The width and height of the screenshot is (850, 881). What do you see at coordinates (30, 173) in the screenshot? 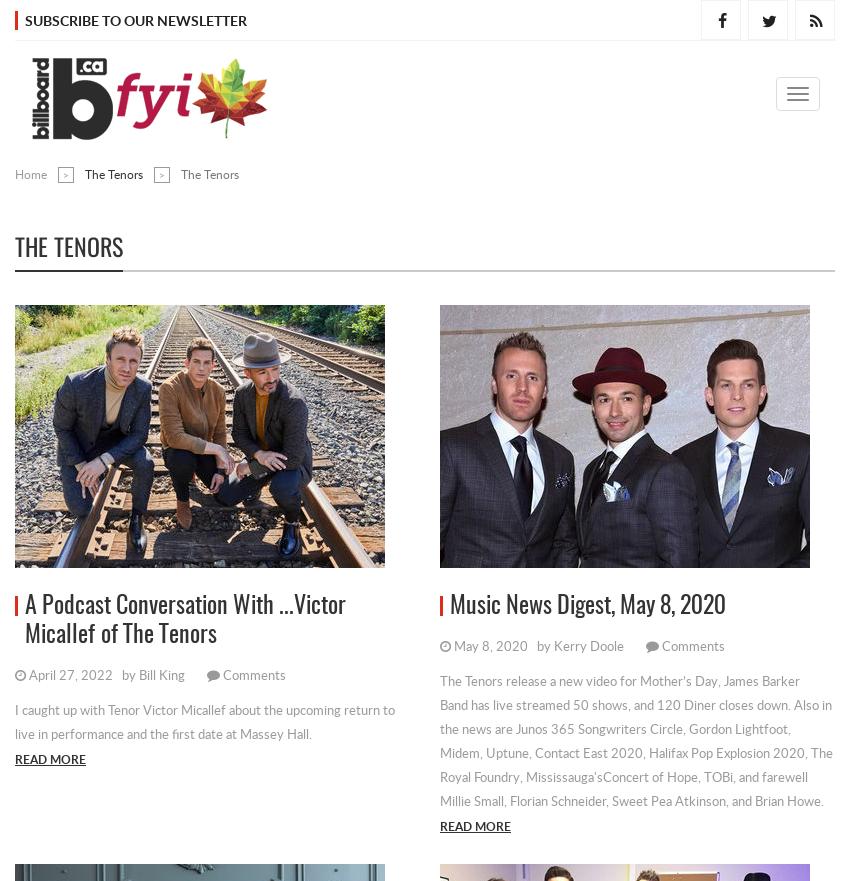
I see `'Home'` at bounding box center [30, 173].